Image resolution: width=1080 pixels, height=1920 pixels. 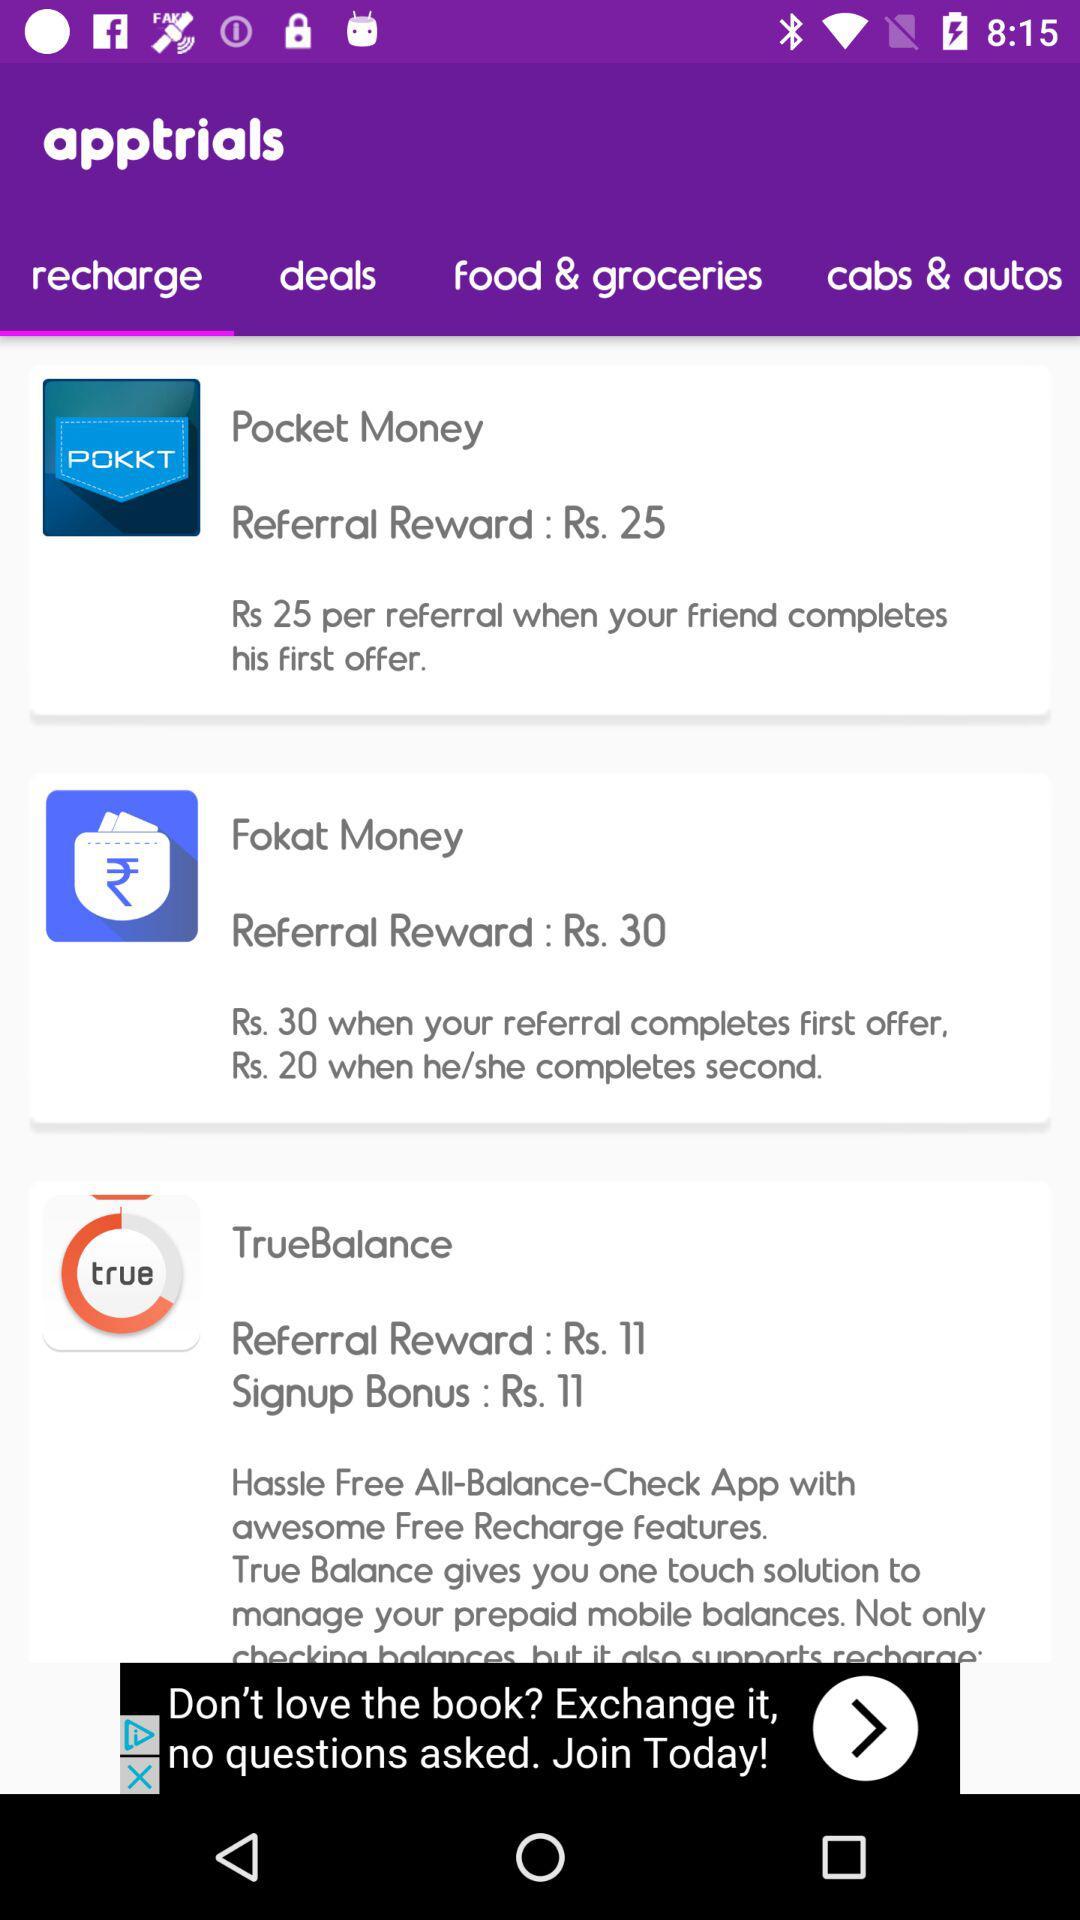 What do you see at coordinates (540, 1727) in the screenshot?
I see `open advertisement` at bounding box center [540, 1727].